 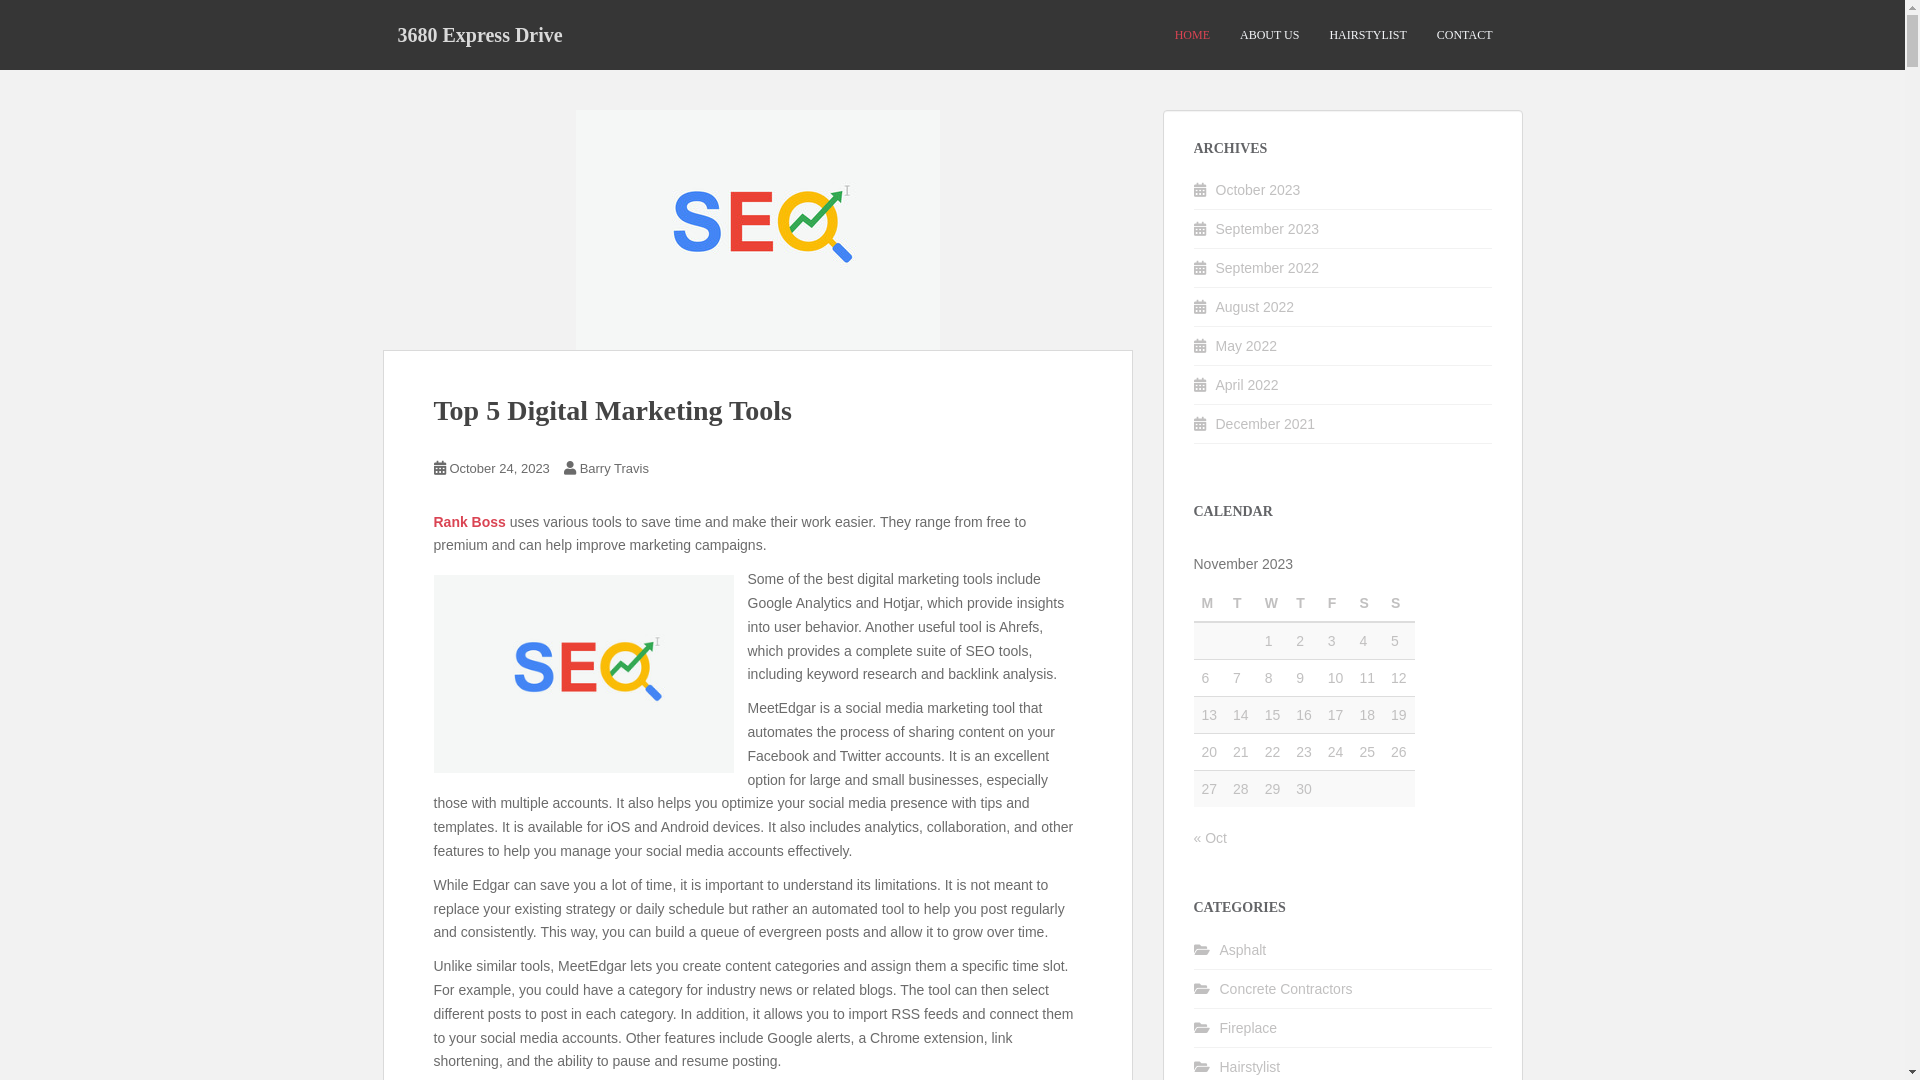 I want to click on 'August 2022', so click(x=1254, y=307).